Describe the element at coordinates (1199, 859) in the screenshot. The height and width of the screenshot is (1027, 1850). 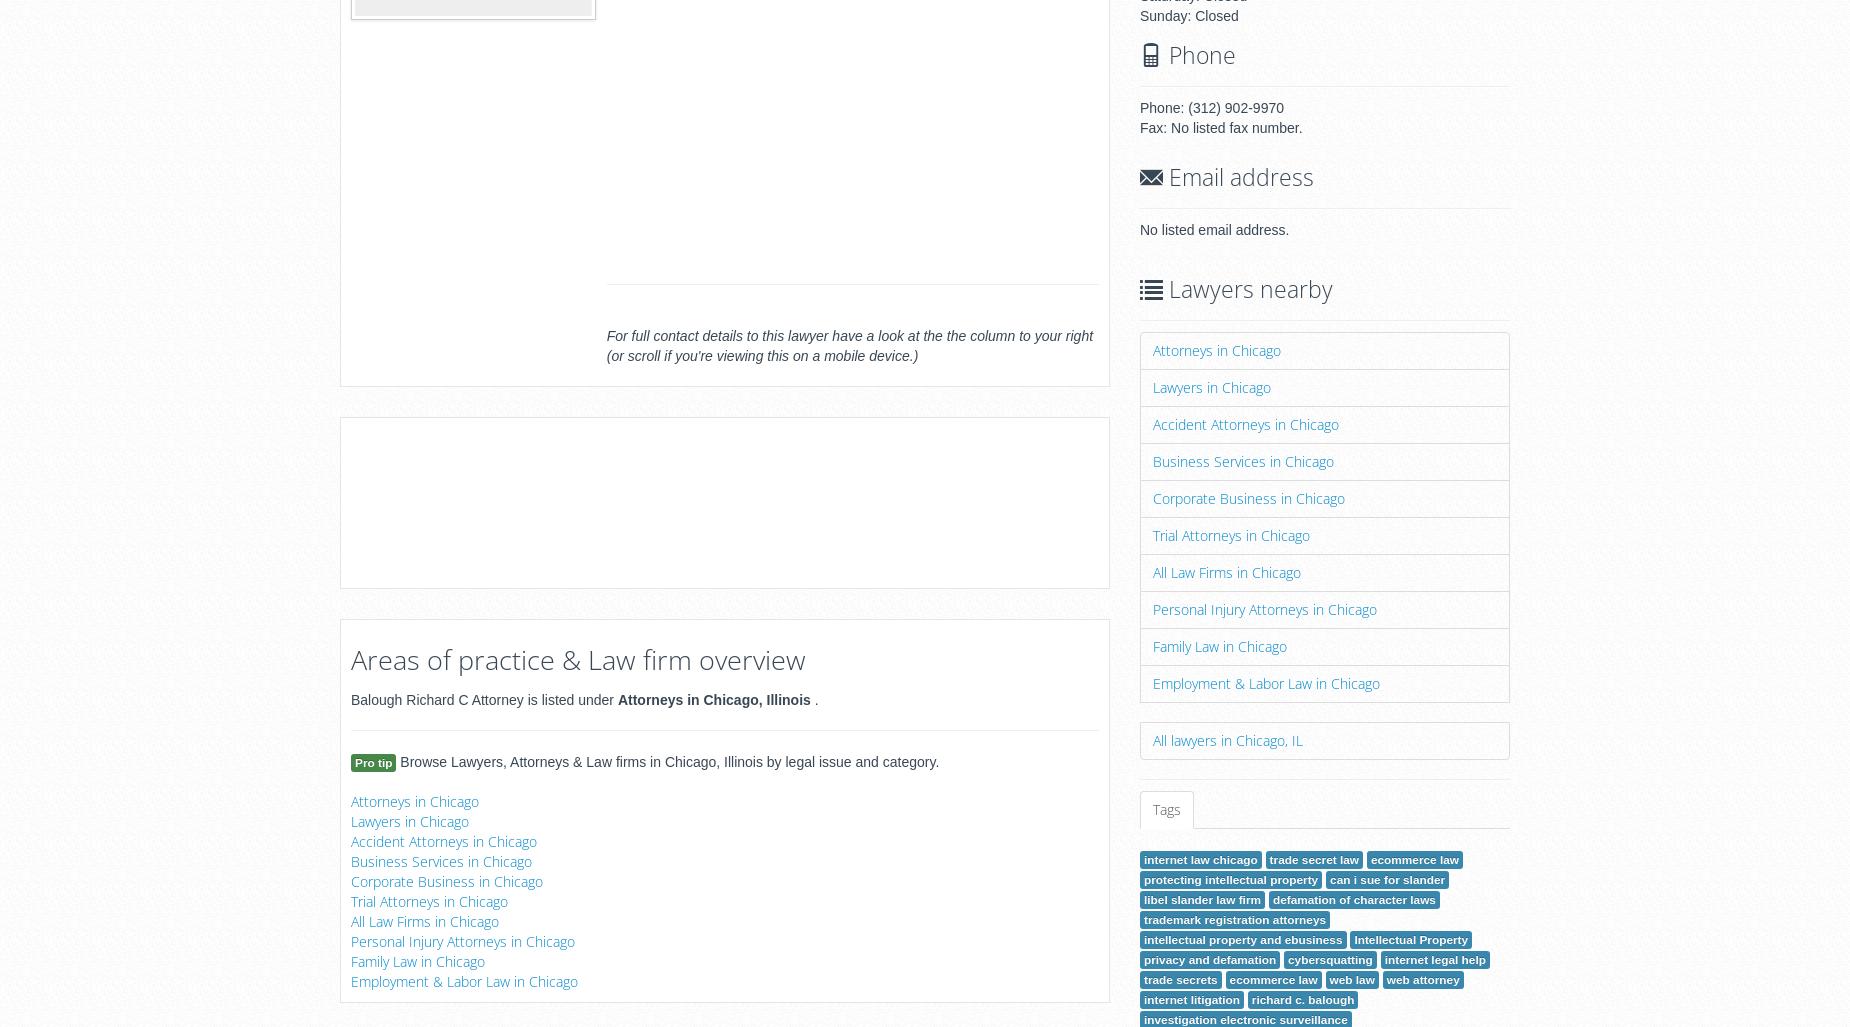
I see `'internet law chicago'` at that location.